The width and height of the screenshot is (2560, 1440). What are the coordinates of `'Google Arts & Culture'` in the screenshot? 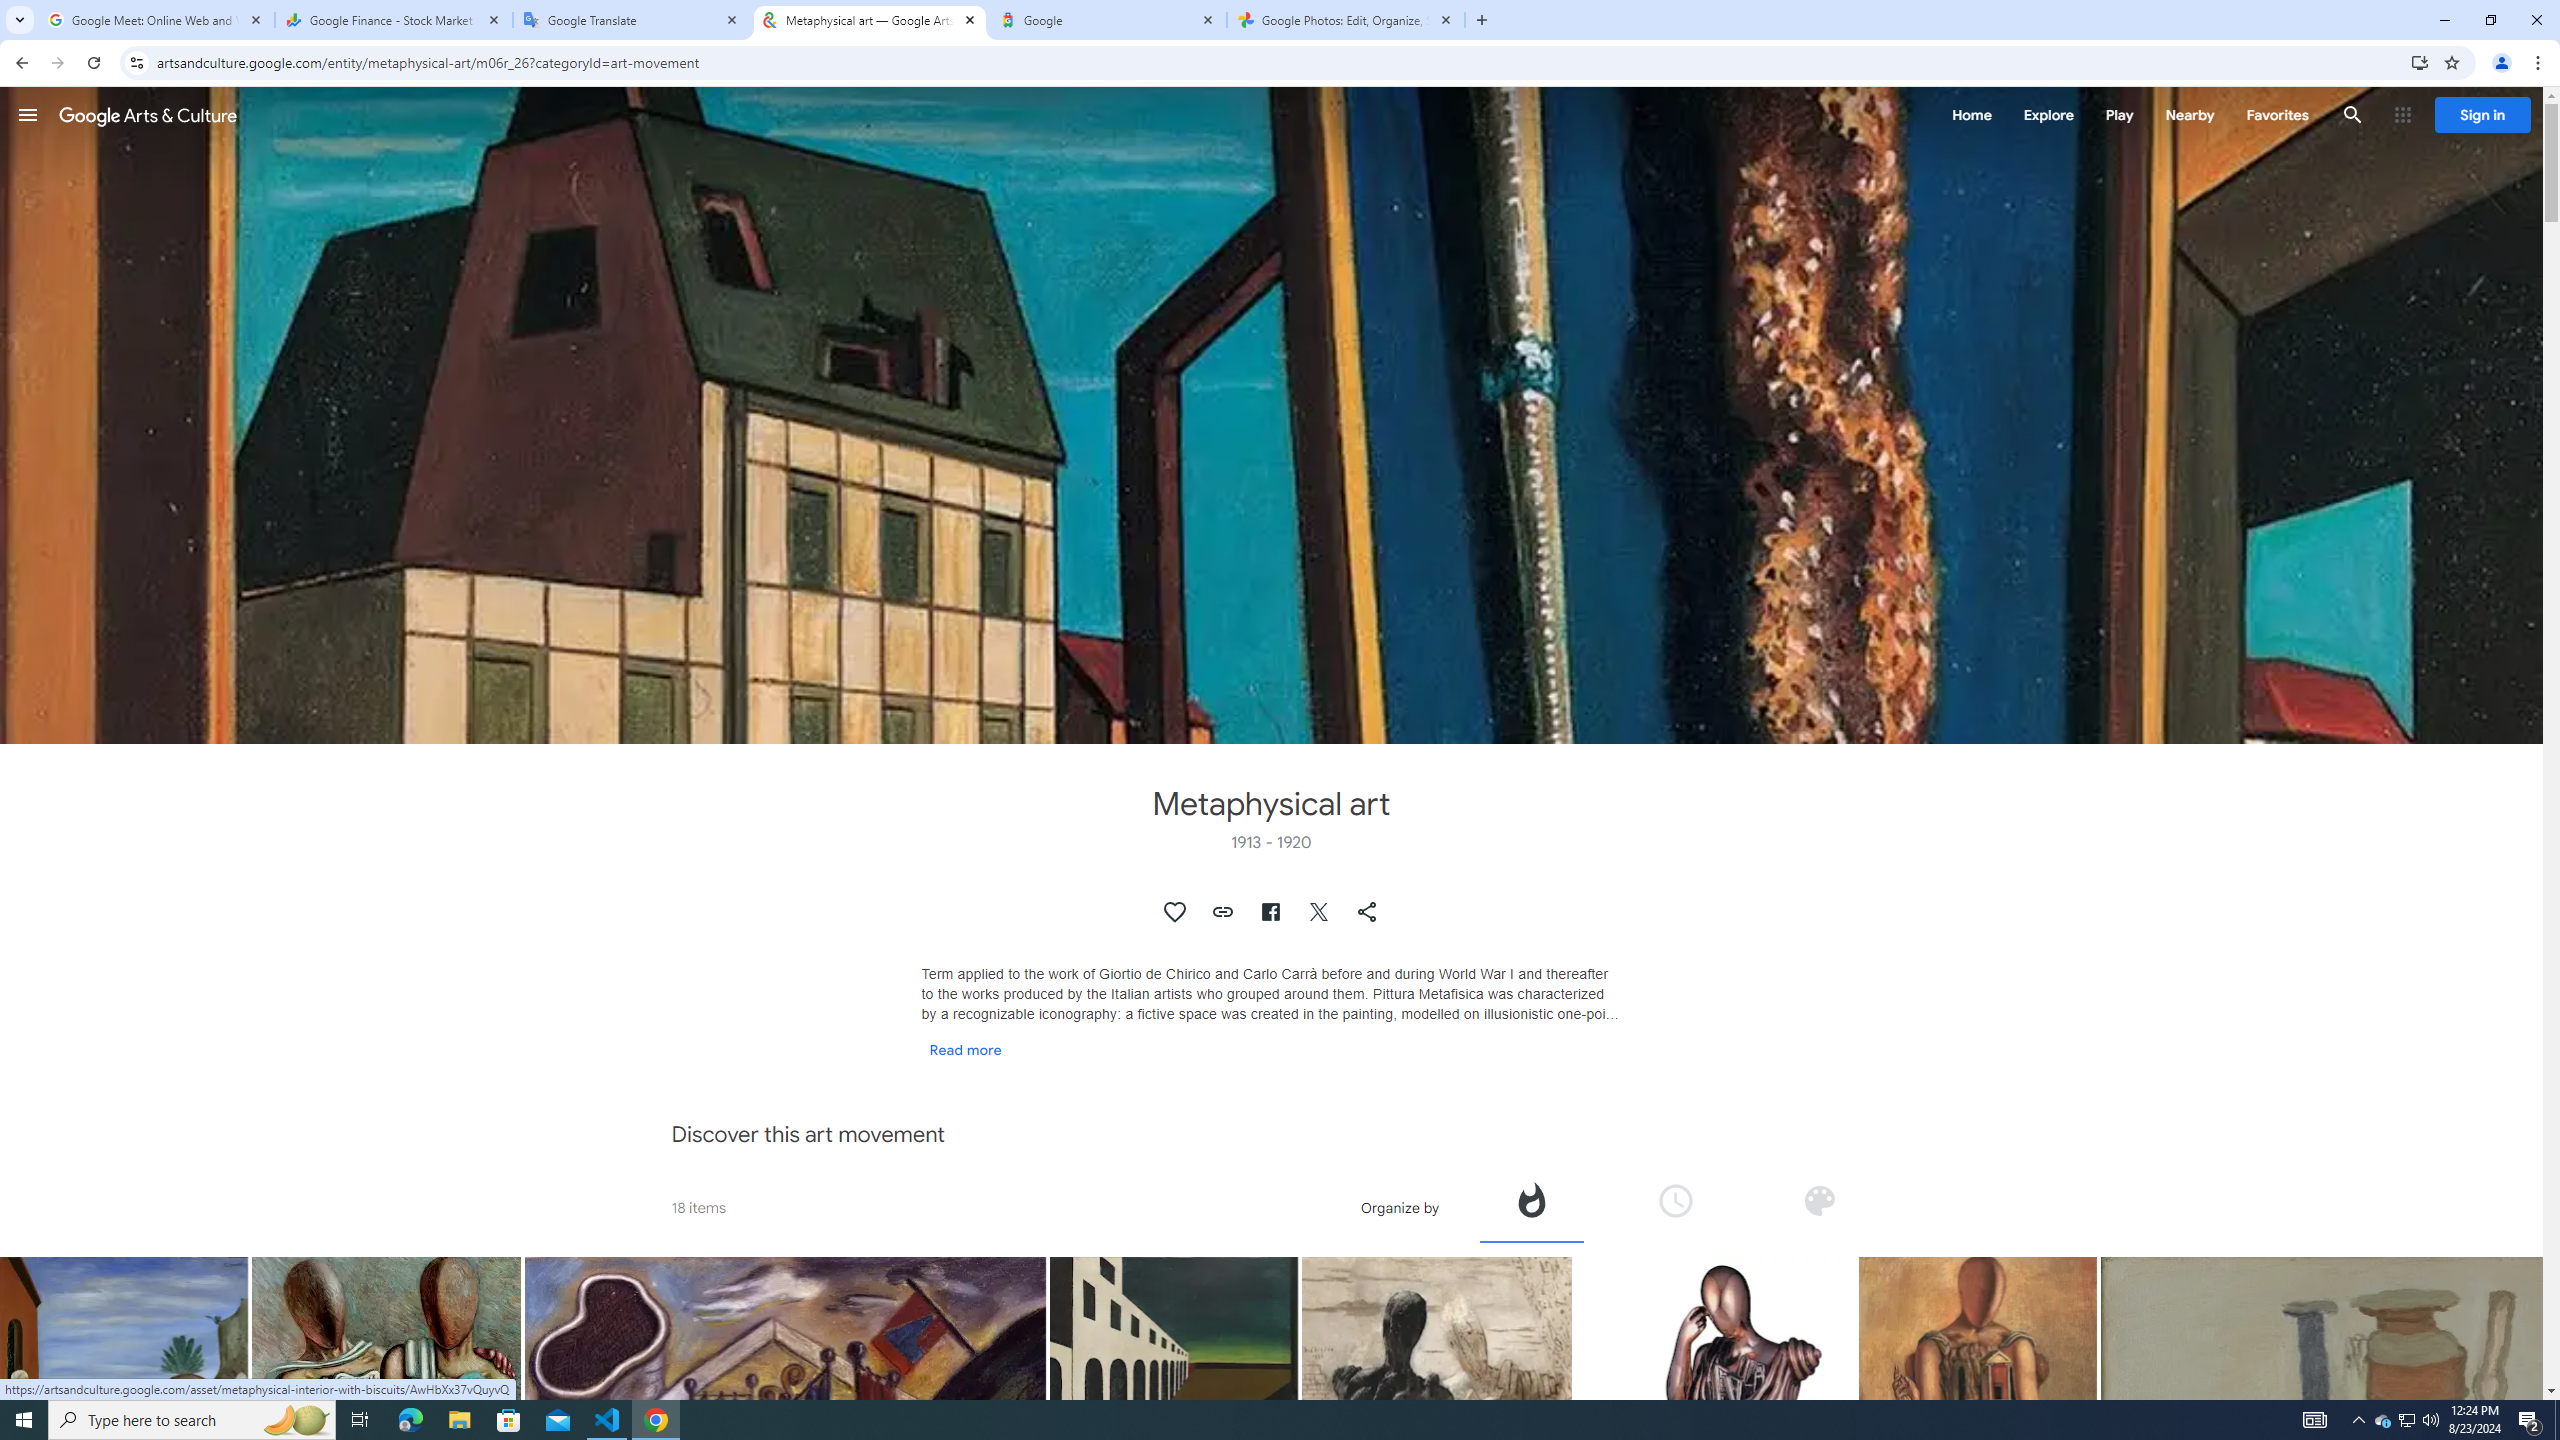 It's located at (147, 114).